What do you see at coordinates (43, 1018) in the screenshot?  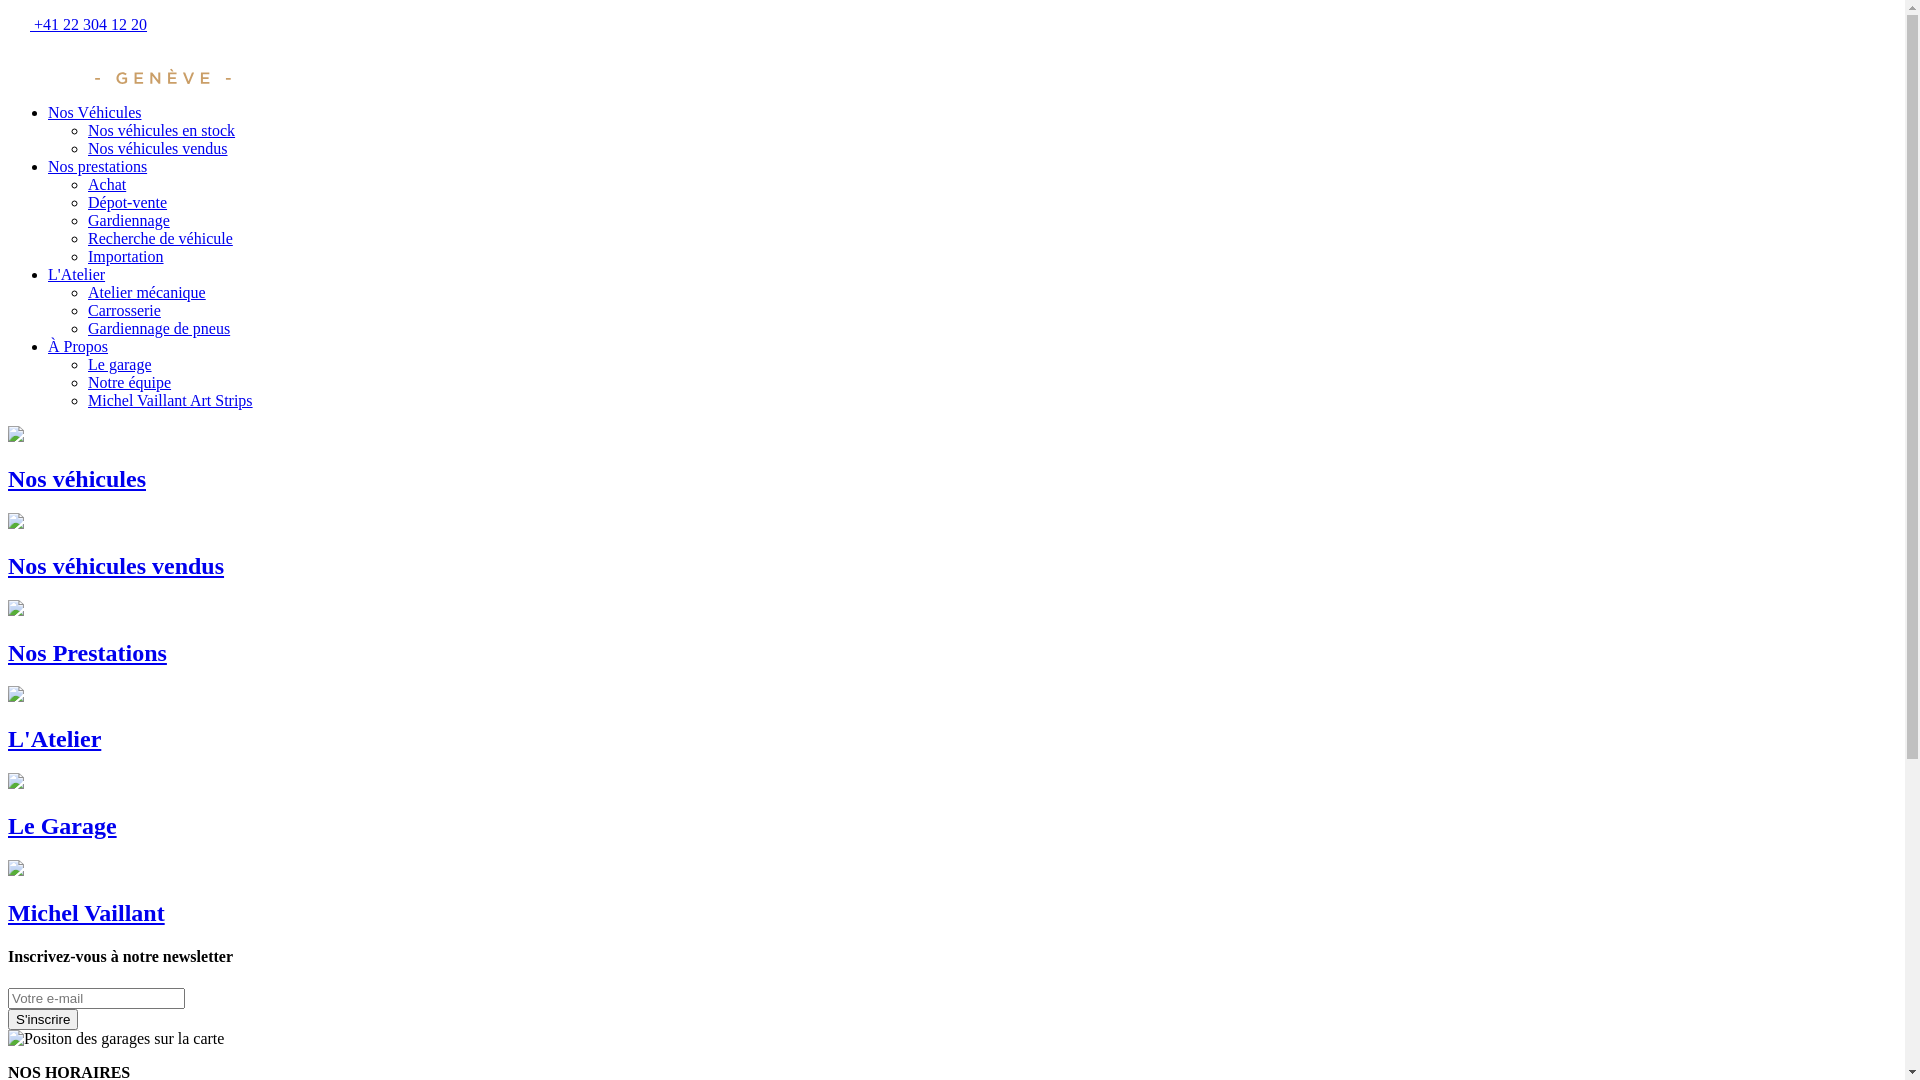 I see `'S'inscrire'` at bounding box center [43, 1018].